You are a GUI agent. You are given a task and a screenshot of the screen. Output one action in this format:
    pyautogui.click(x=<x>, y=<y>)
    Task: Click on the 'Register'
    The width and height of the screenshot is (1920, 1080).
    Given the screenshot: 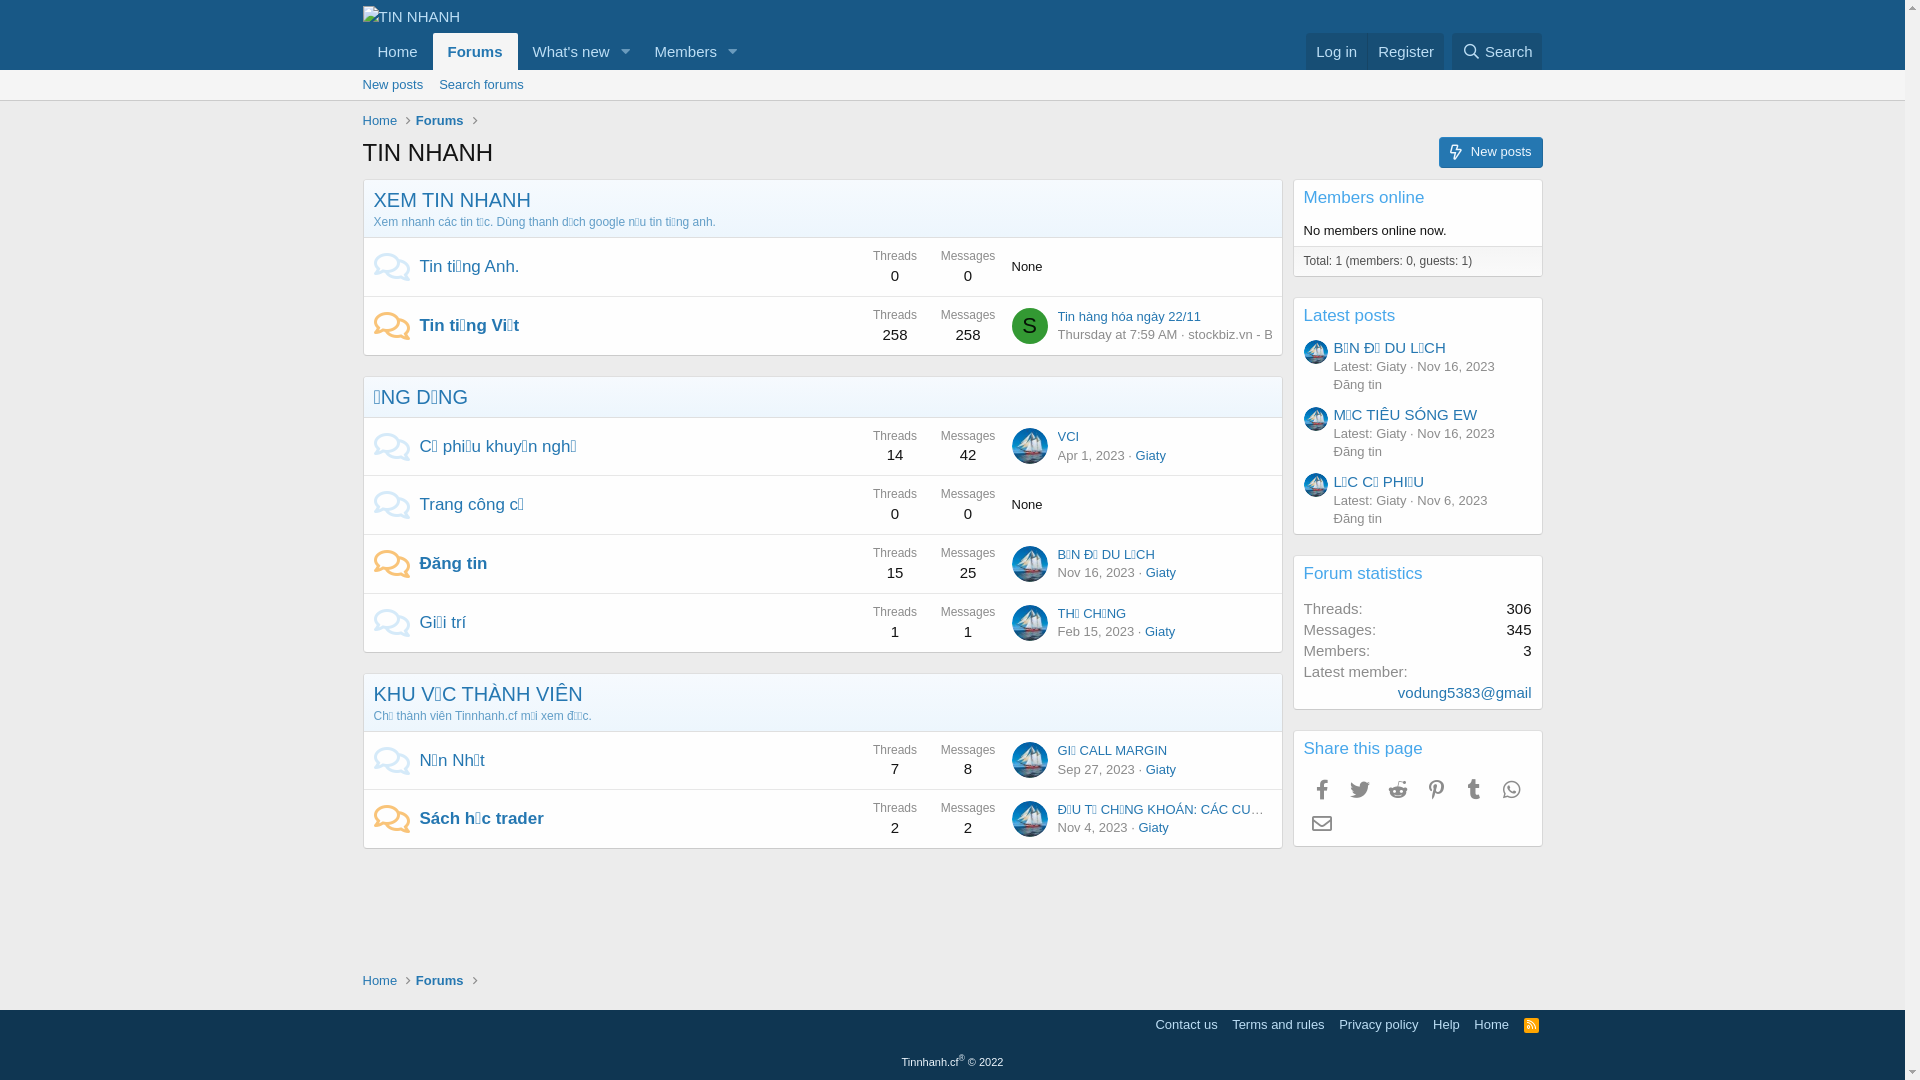 What is the action you would take?
    pyautogui.click(x=1404, y=50)
    